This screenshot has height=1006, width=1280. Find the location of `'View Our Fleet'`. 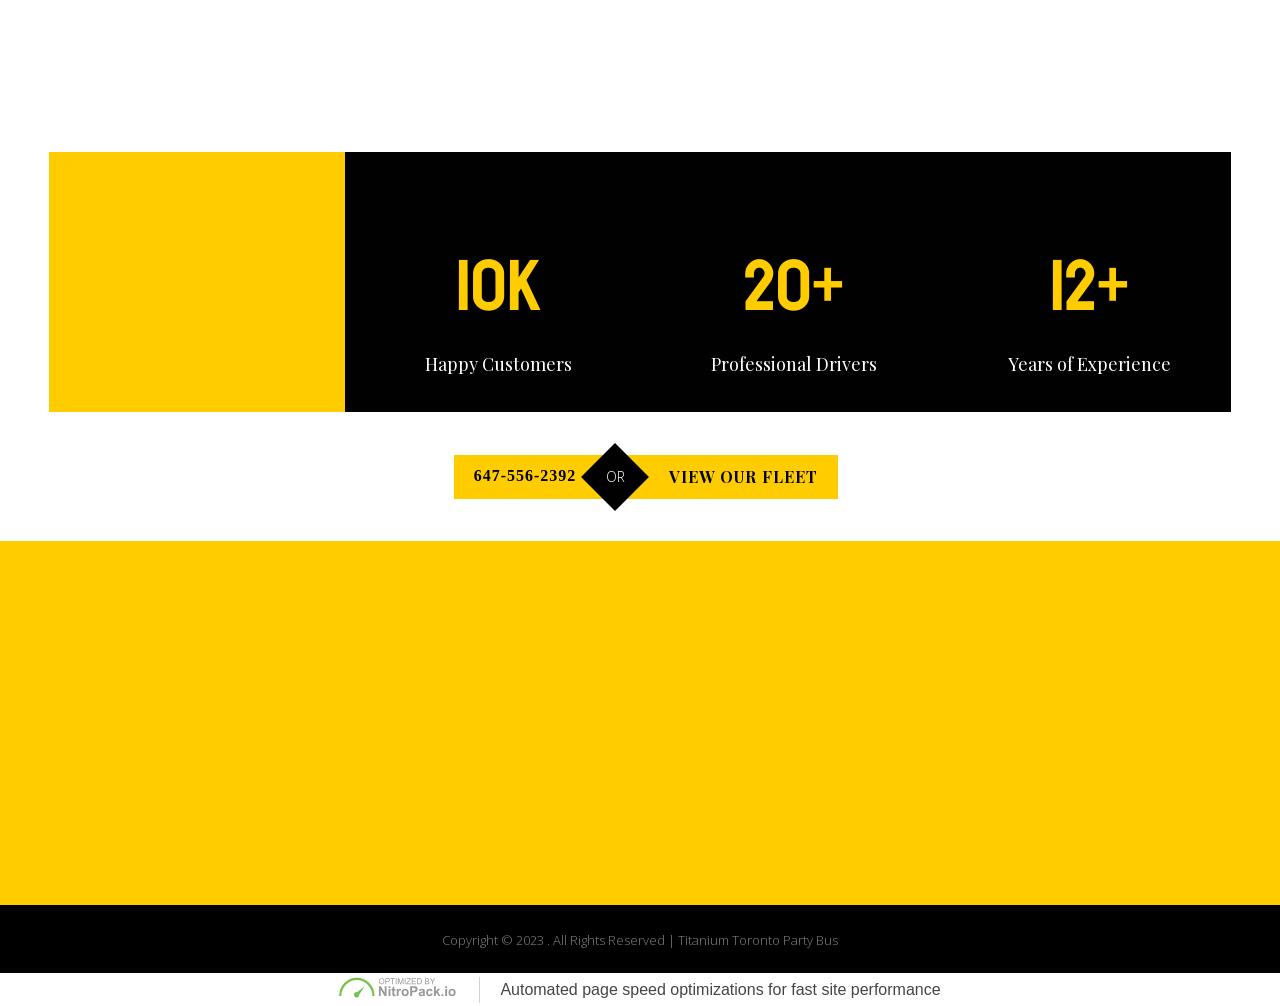

'View Our Fleet' is located at coordinates (872, 602).